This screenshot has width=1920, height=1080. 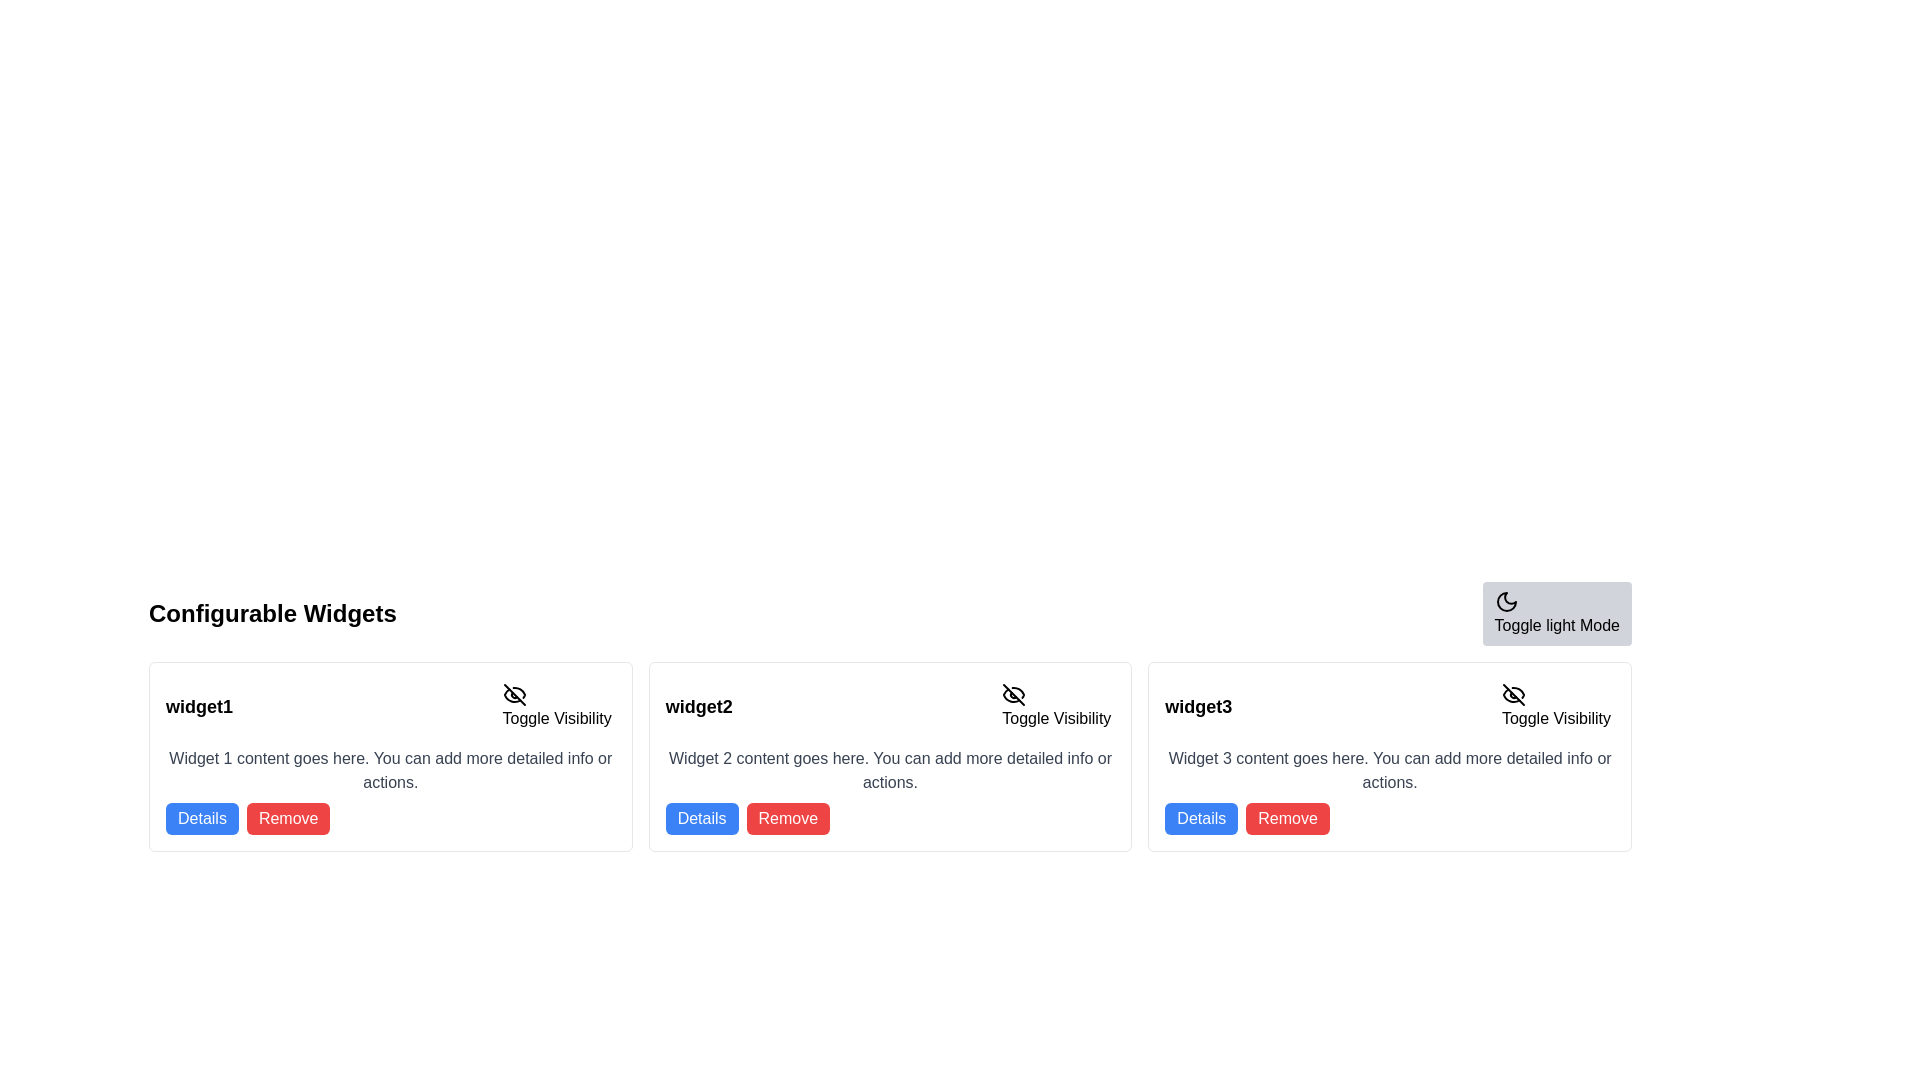 I want to click on the 'Remove' button, which is styled in red with white text, located in the dual-button group under 'widget3' to initiate a delete action, so click(x=1389, y=818).